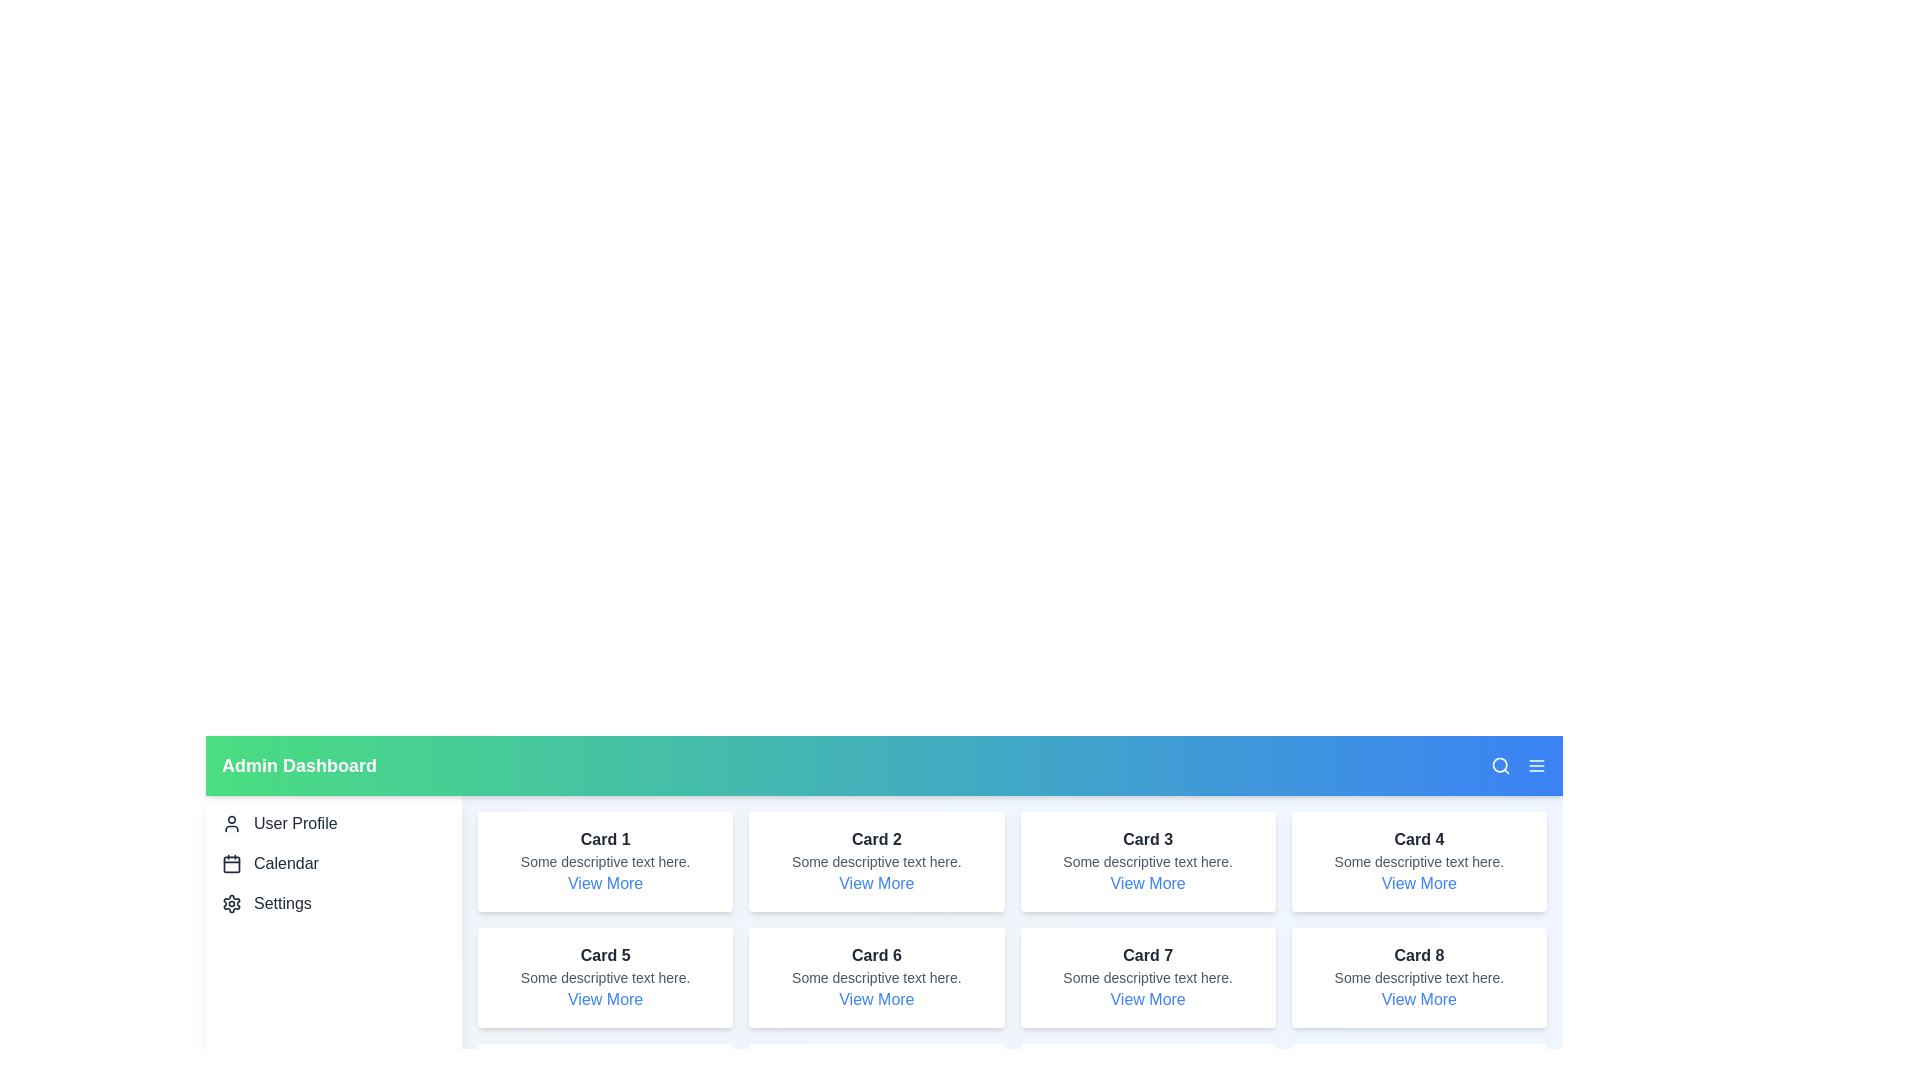 This screenshot has height=1080, width=1920. What do you see at coordinates (334, 824) in the screenshot?
I see `the menu item User Profile from the sidebar` at bounding box center [334, 824].